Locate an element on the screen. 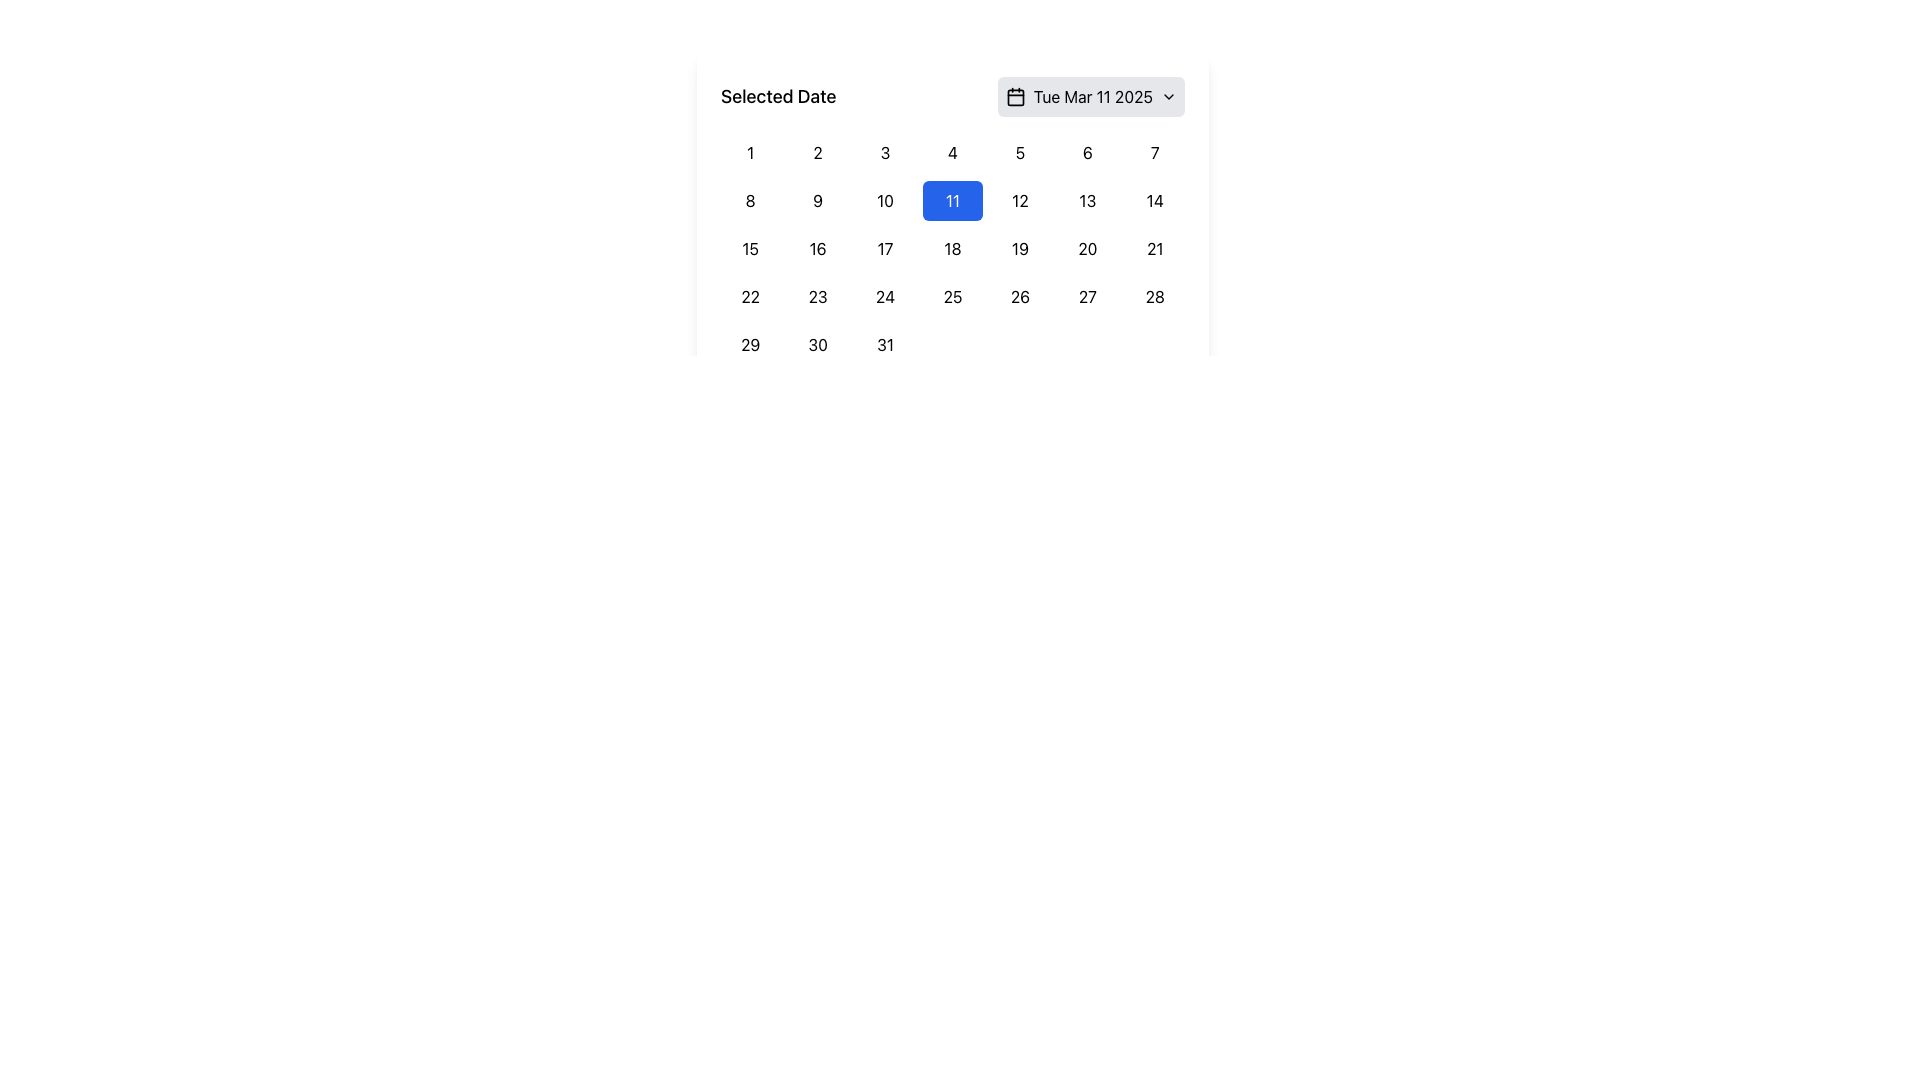 This screenshot has height=1080, width=1920. the static text element displaying the date '12' in the calendar interface, located in the second row and sixth column of the calendar grid is located at coordinates (1020, 200).